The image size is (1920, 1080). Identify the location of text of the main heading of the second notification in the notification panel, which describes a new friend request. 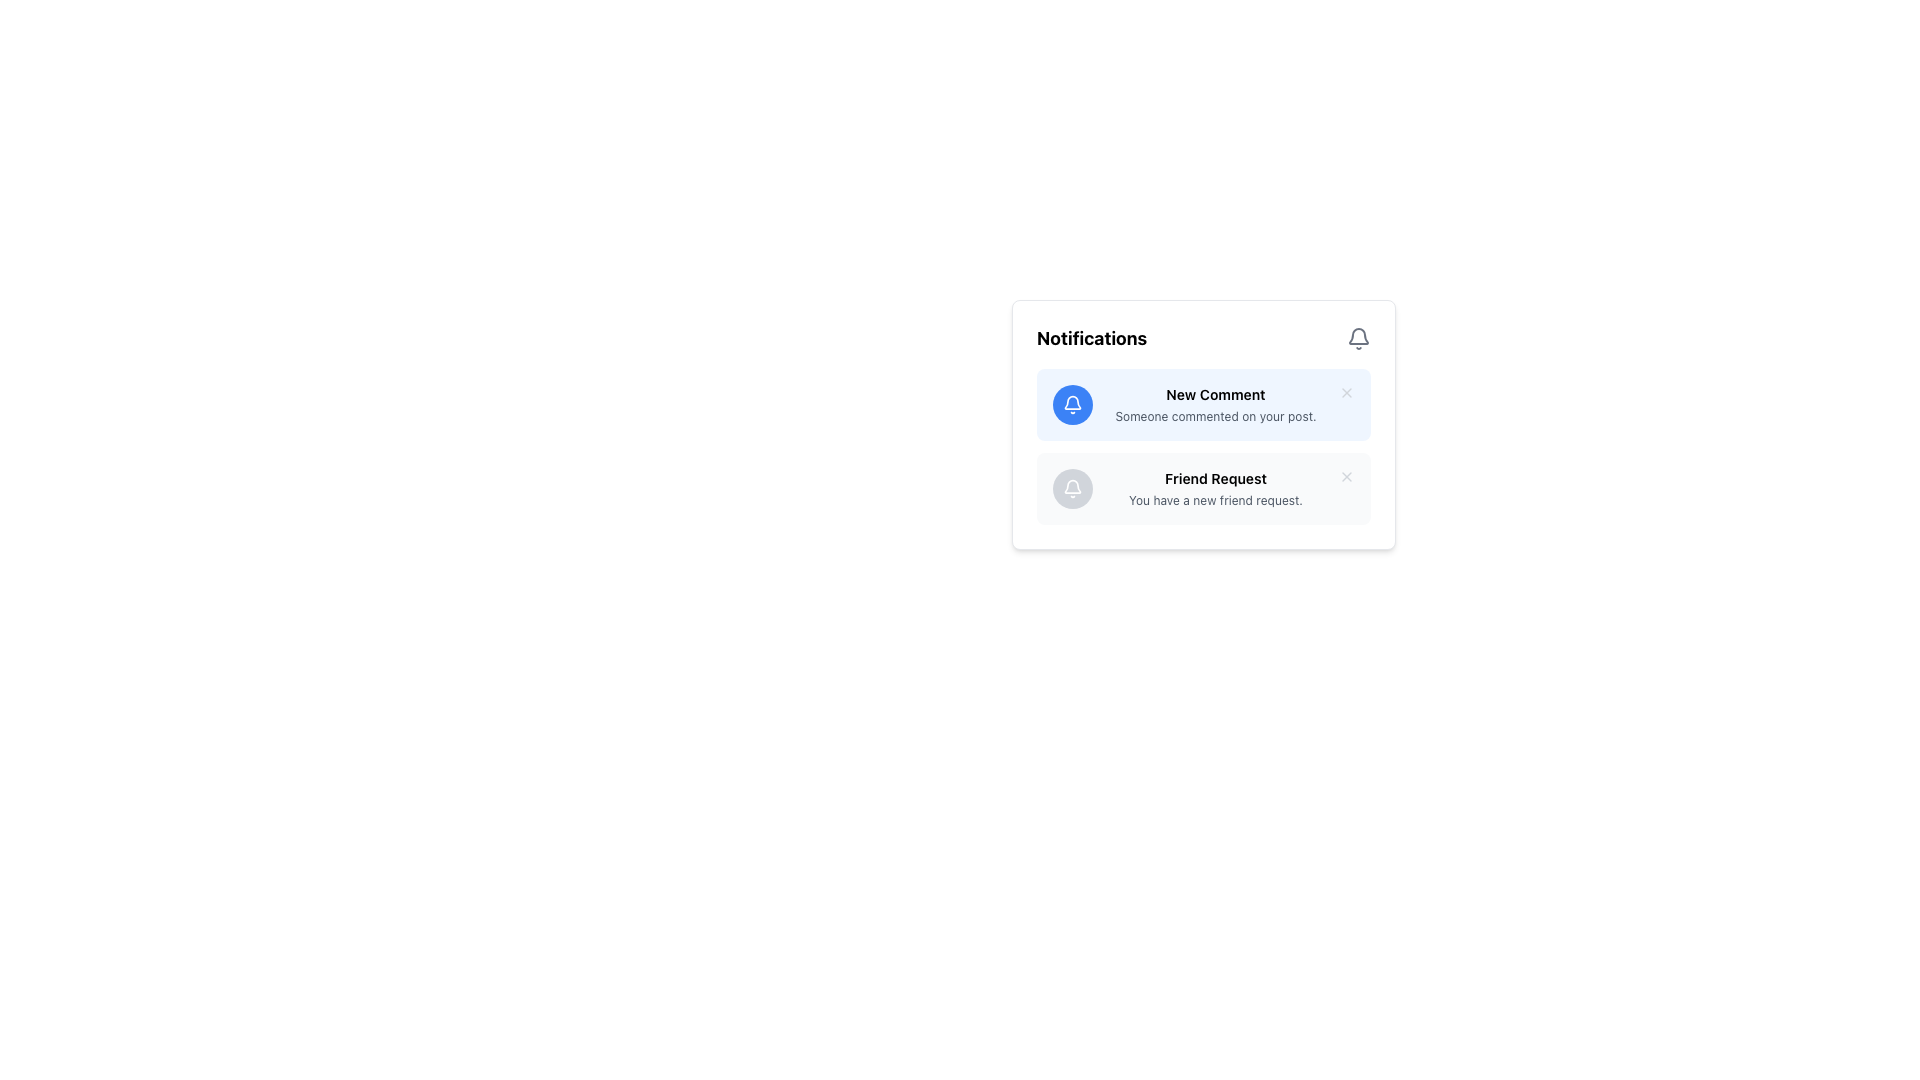
(1214, 478).